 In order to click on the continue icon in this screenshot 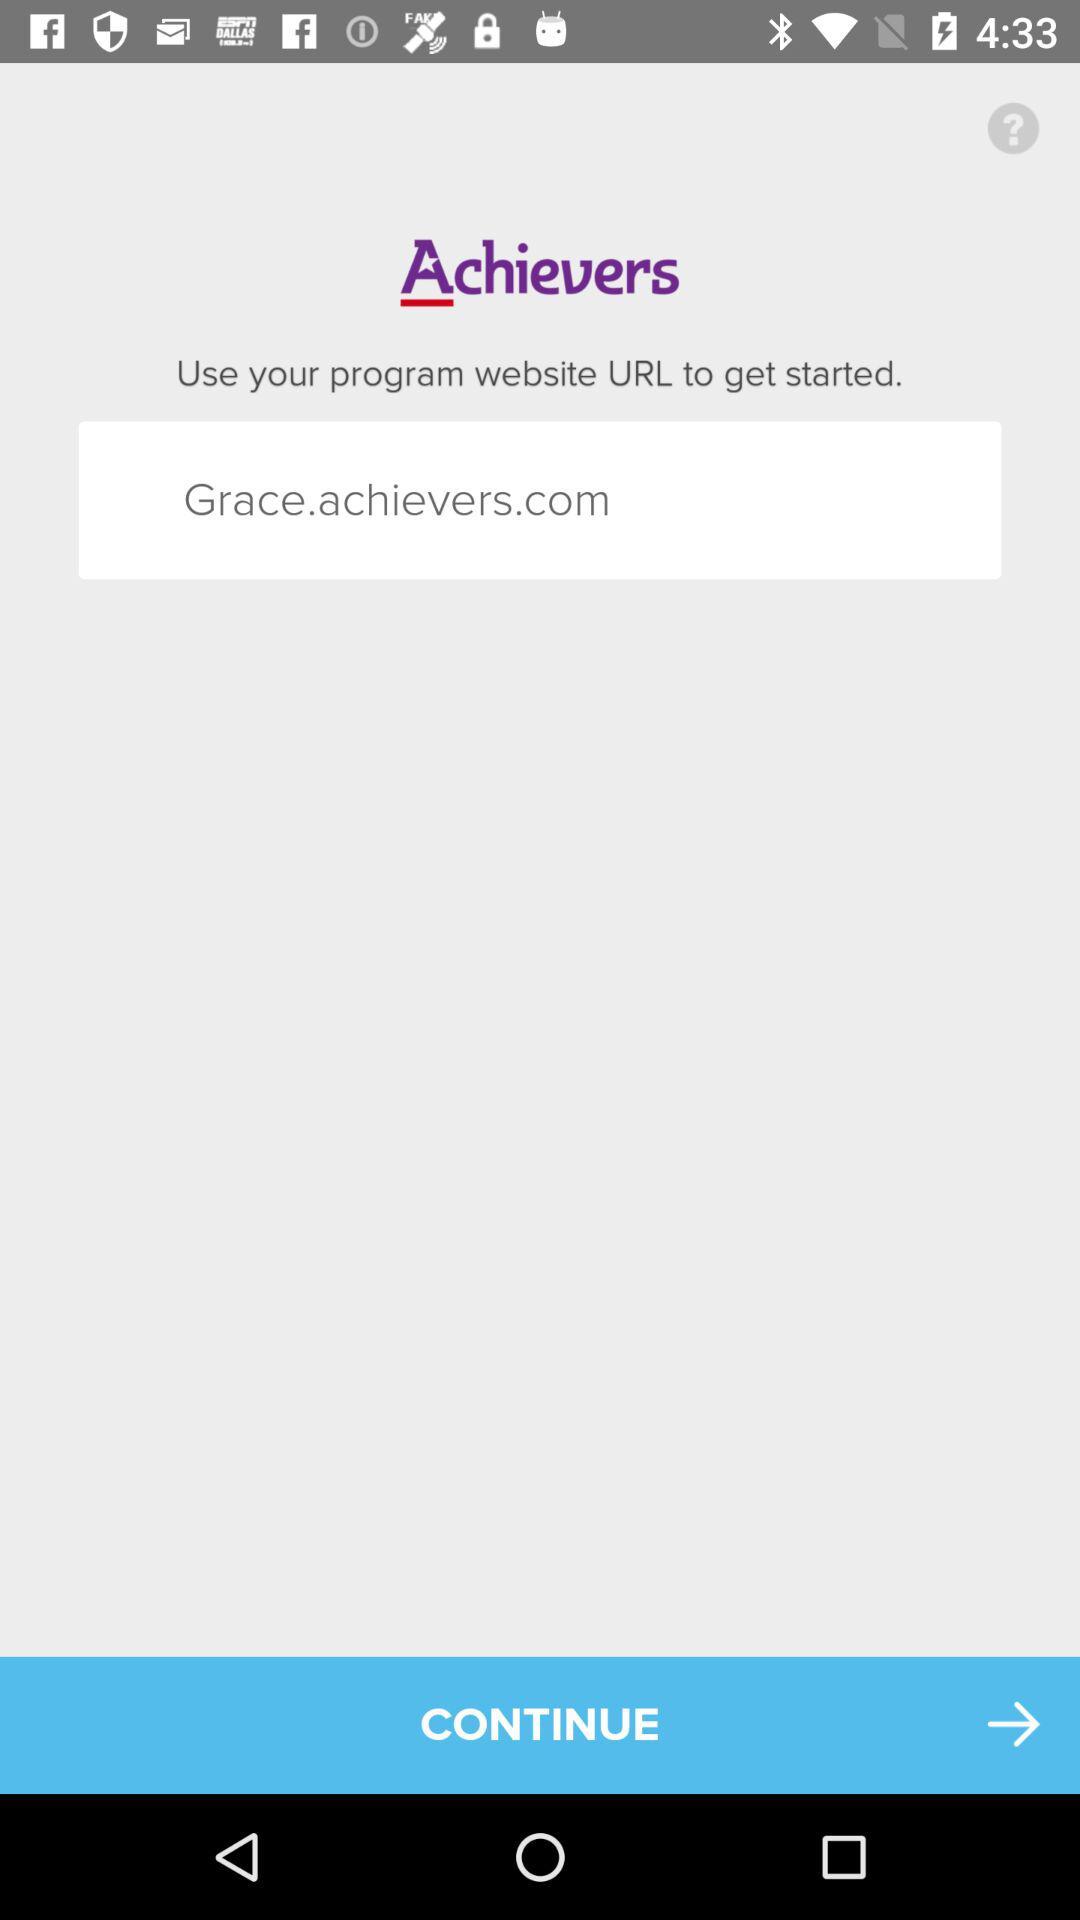, I will do `click(540, 1724)`.